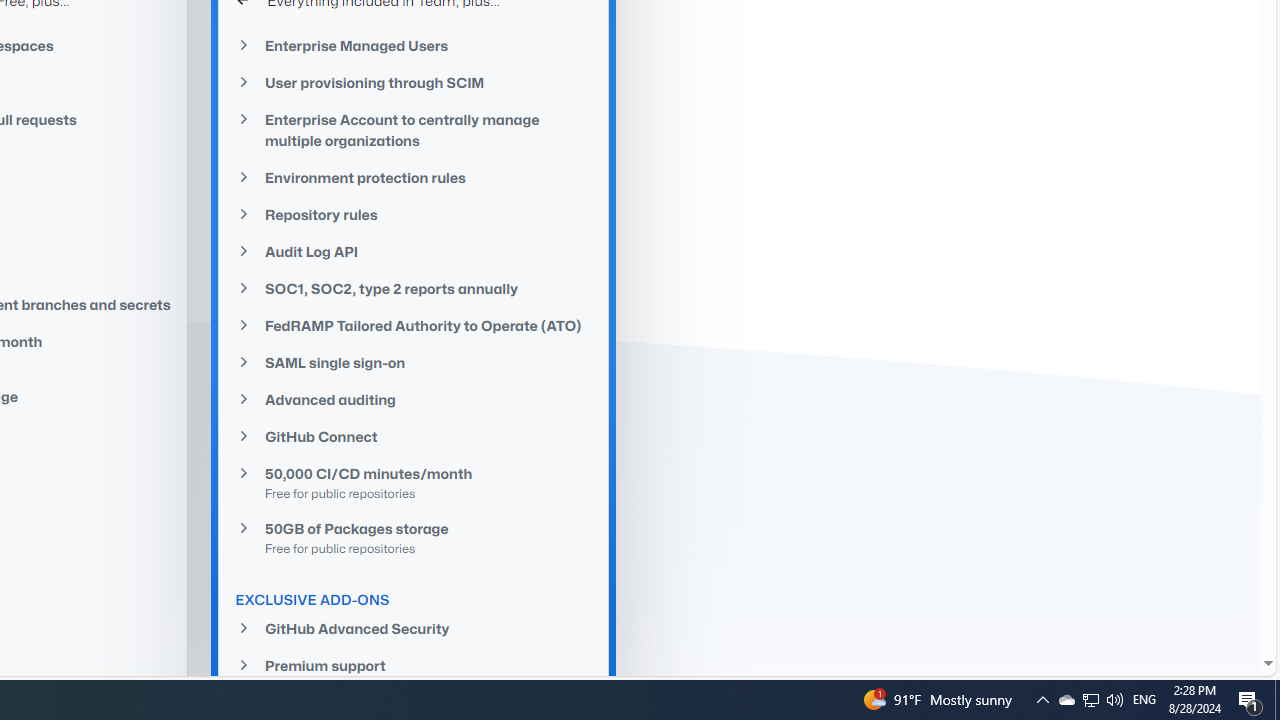  Describe the element at coordinates (413, 435) in the screenshot. I see `'GitHub Connect'` at that location.